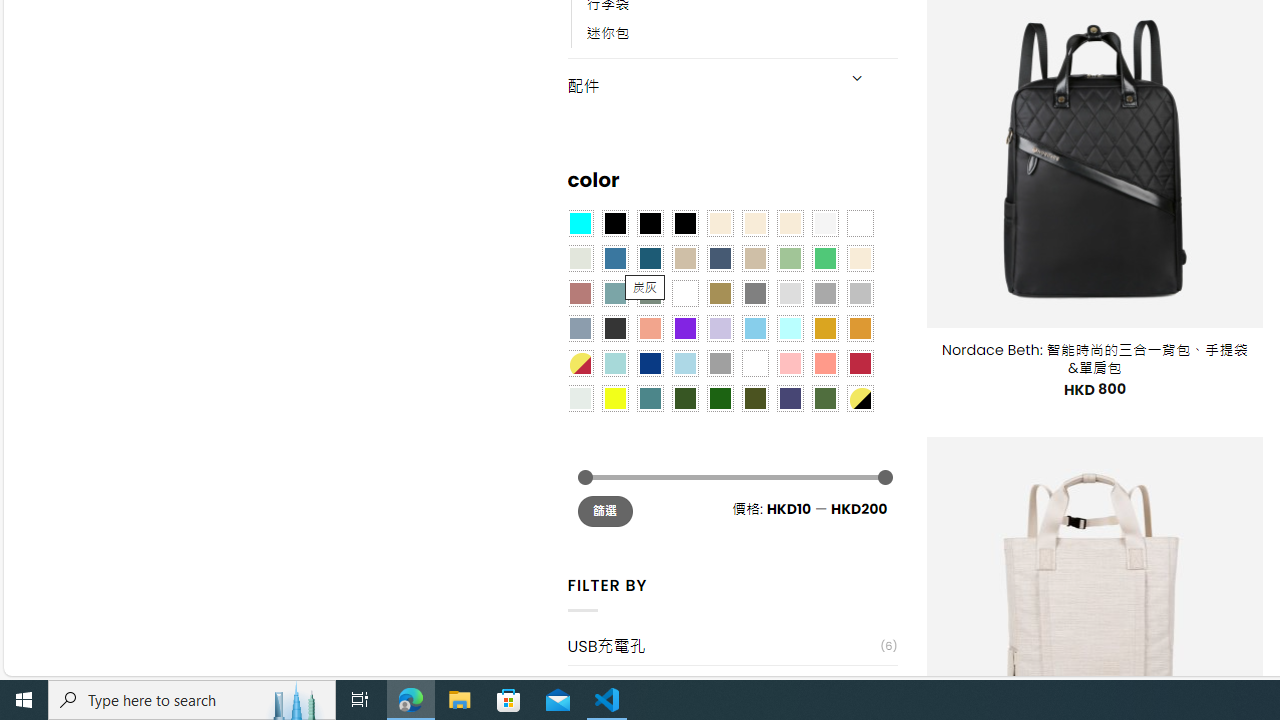 The height and width of the screenshot is (720, 1280). I want to click on 'Cream', so click(788, 223).